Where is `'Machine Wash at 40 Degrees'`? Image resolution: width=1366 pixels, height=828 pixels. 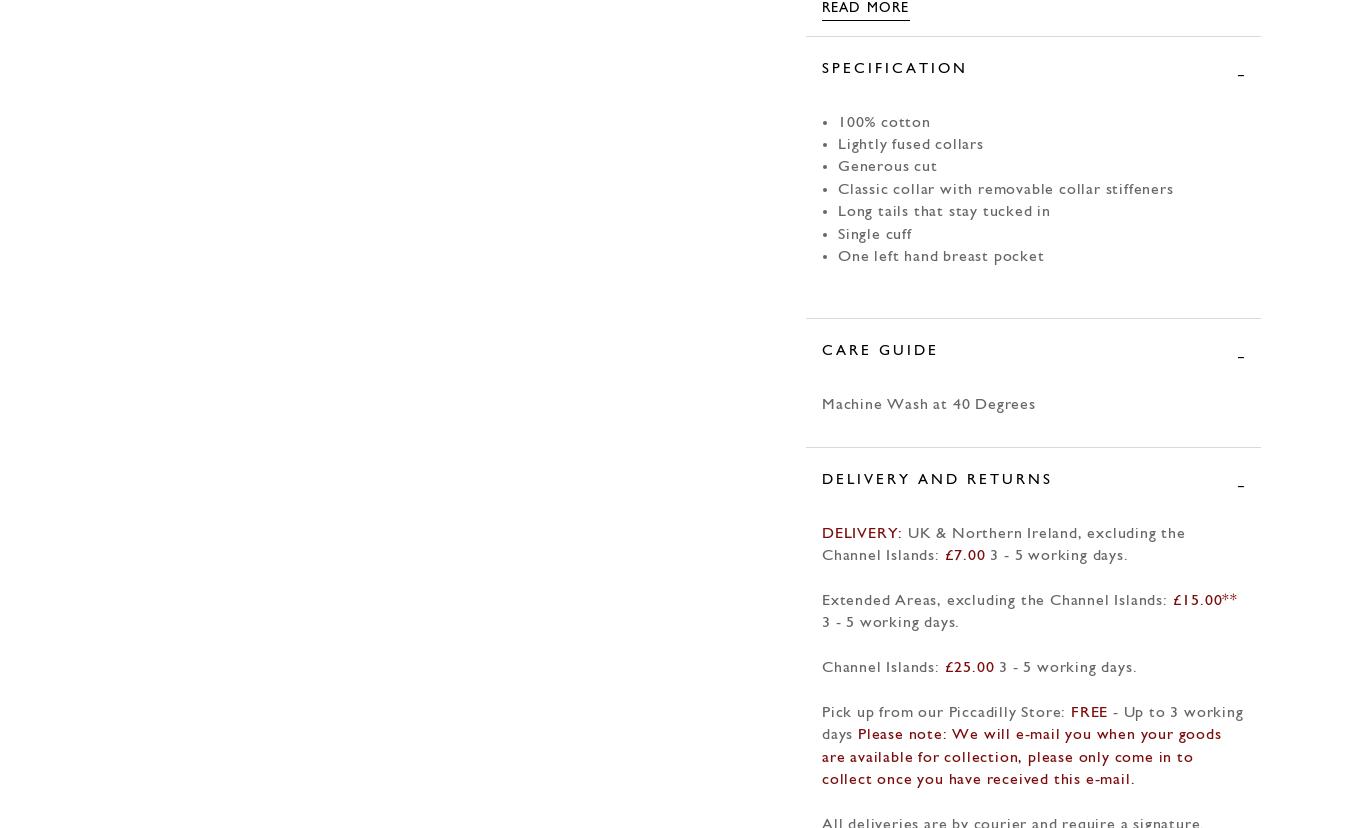 'Machine Wash at 40 Degrees' is located at coordinates (928, 403).